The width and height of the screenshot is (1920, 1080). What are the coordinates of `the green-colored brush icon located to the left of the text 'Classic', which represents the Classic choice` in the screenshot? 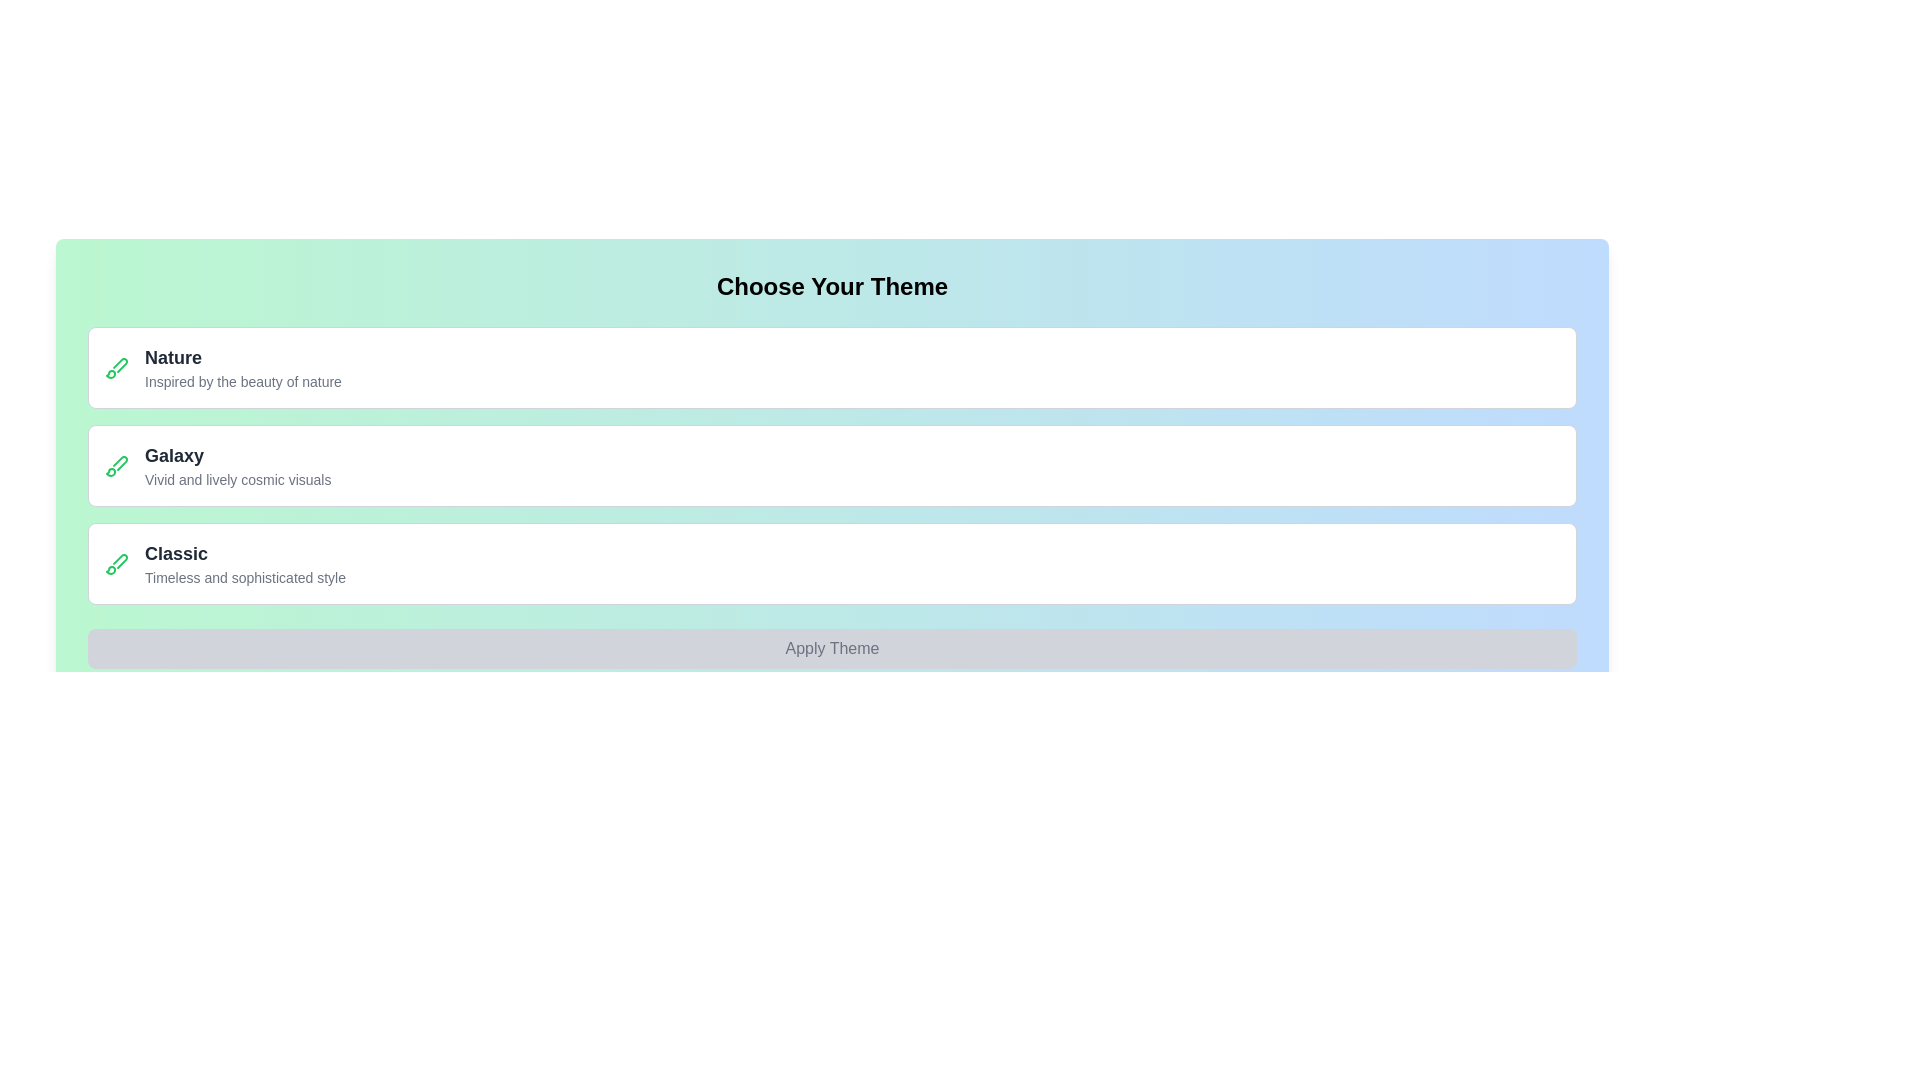 It's located at (115, 563).